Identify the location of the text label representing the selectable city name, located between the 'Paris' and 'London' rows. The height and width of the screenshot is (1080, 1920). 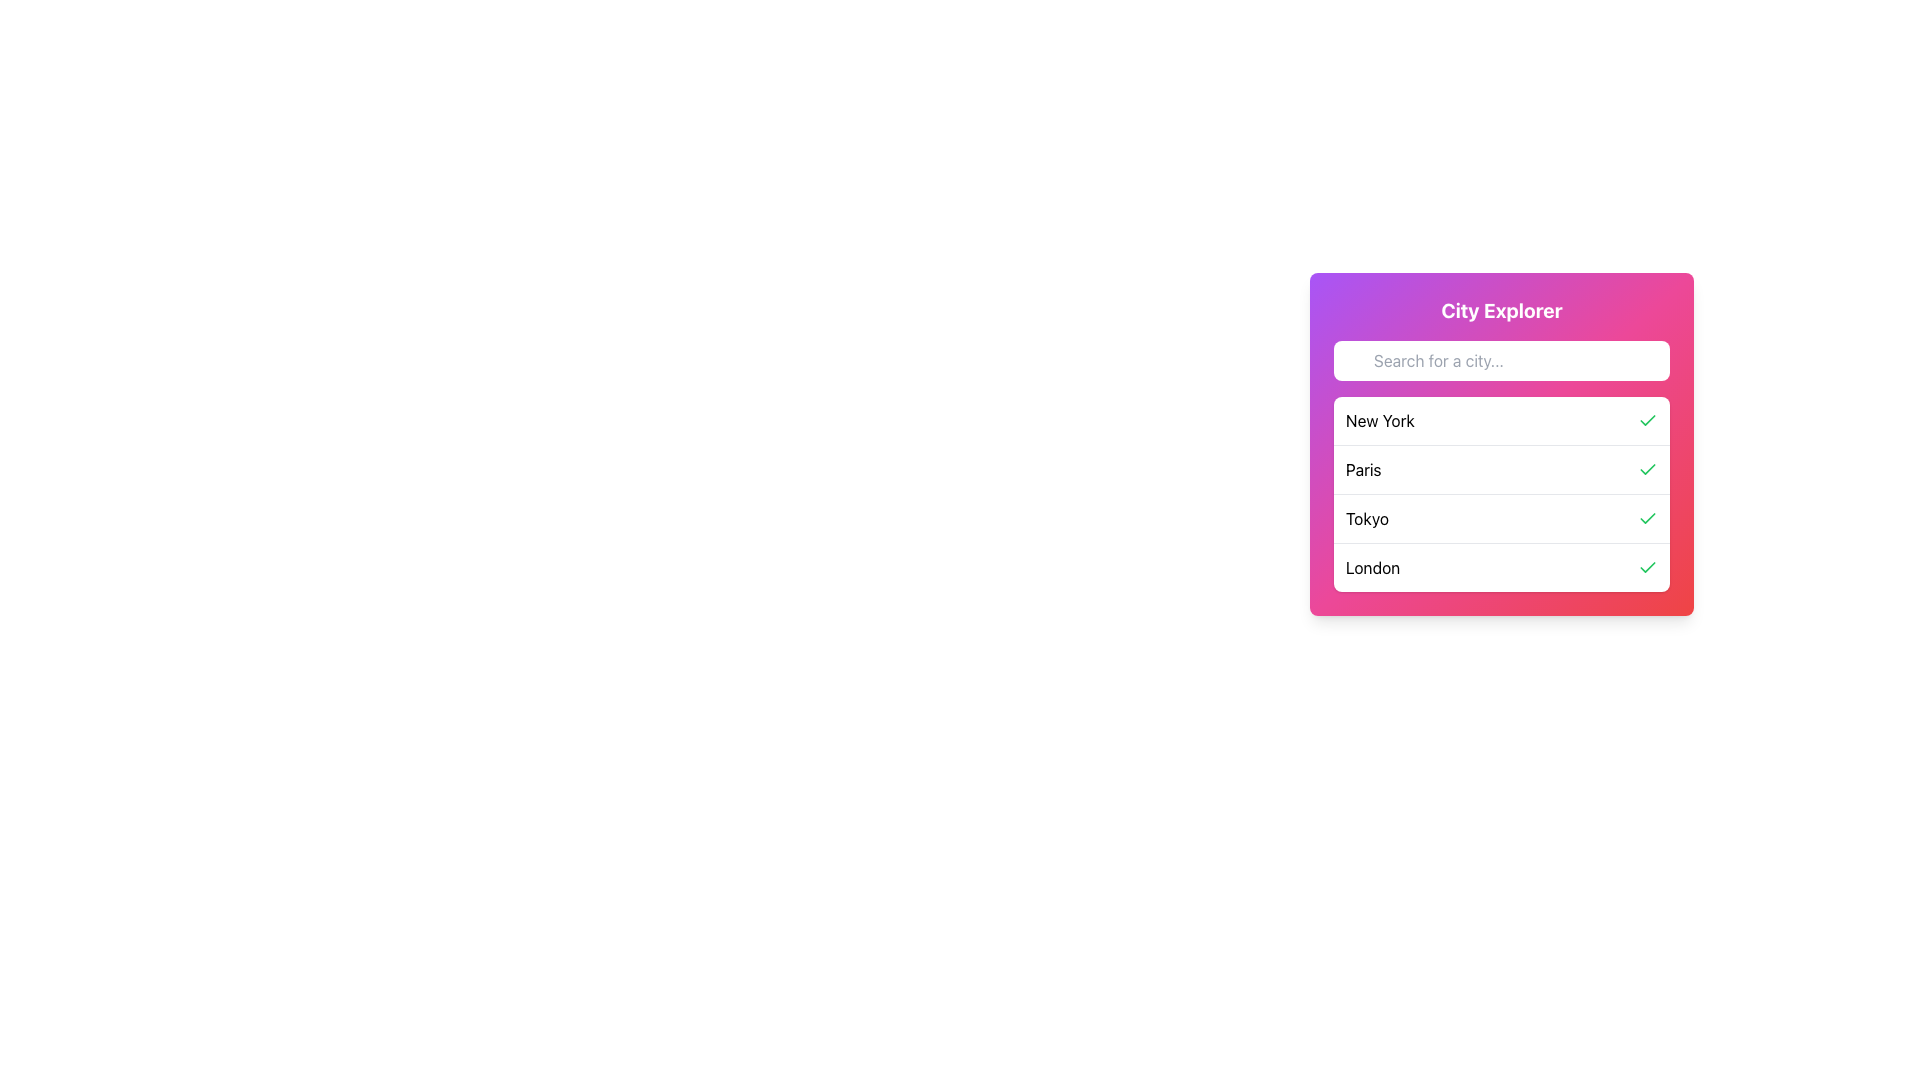
(1366, 518).